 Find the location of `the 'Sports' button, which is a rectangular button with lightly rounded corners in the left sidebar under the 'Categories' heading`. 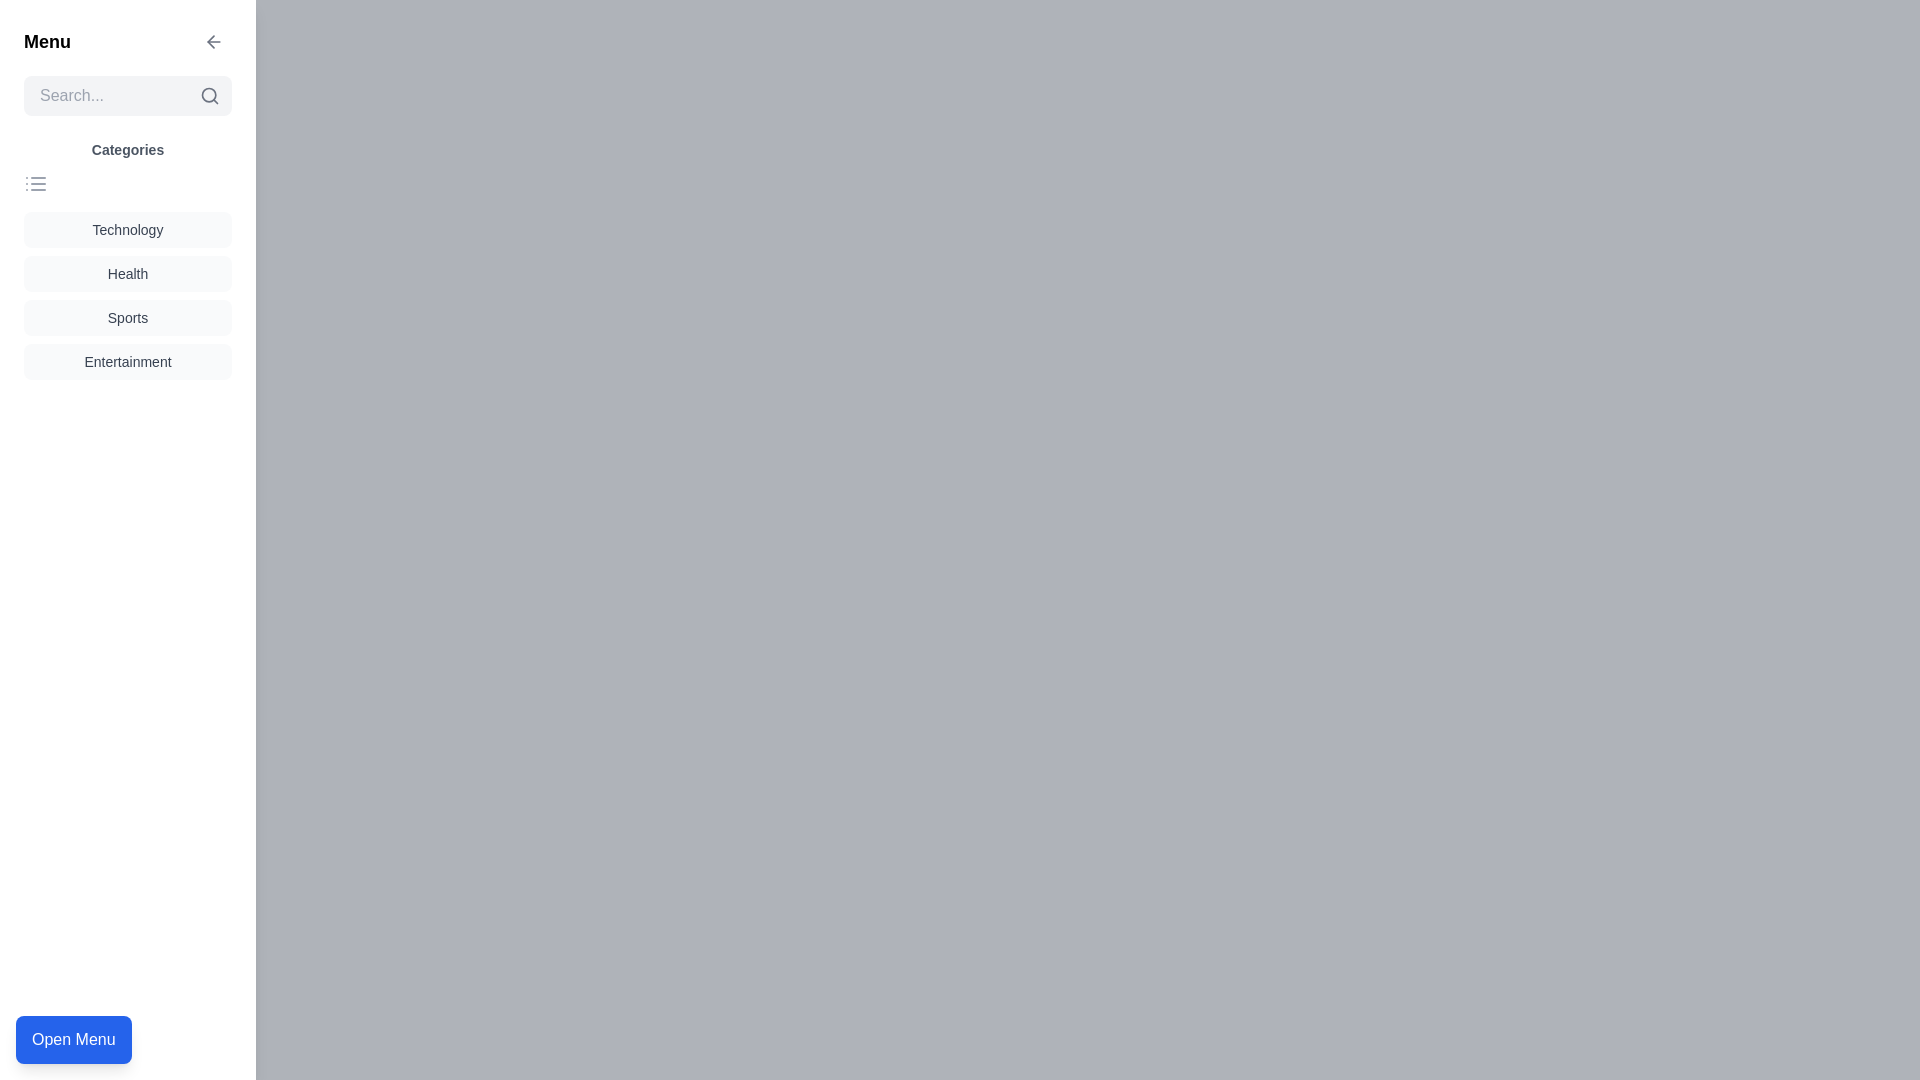

the 'Sports' button, which is a rectangular button with lightly rounded corners in the left sidebar under the 'Categories' heading is located at coordinates (127, 316).